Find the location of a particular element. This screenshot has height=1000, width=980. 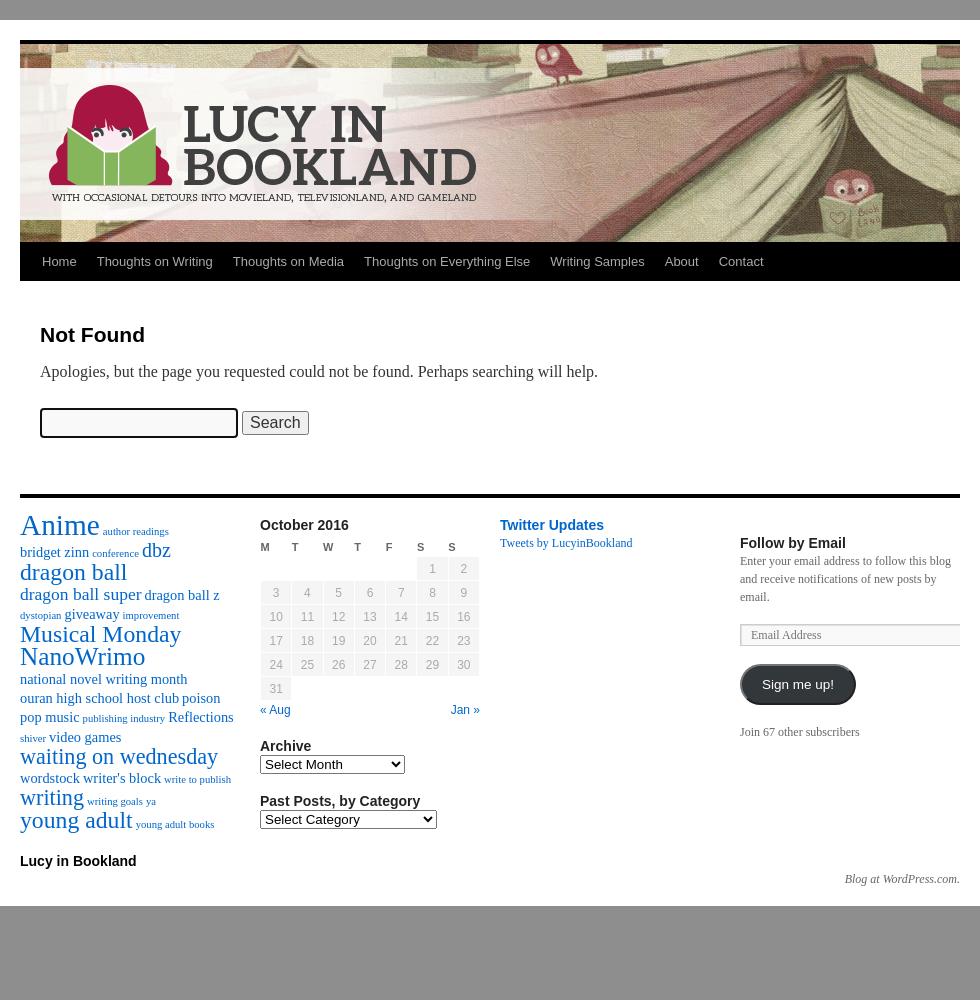

'23' is located at coordinates (463, 641).